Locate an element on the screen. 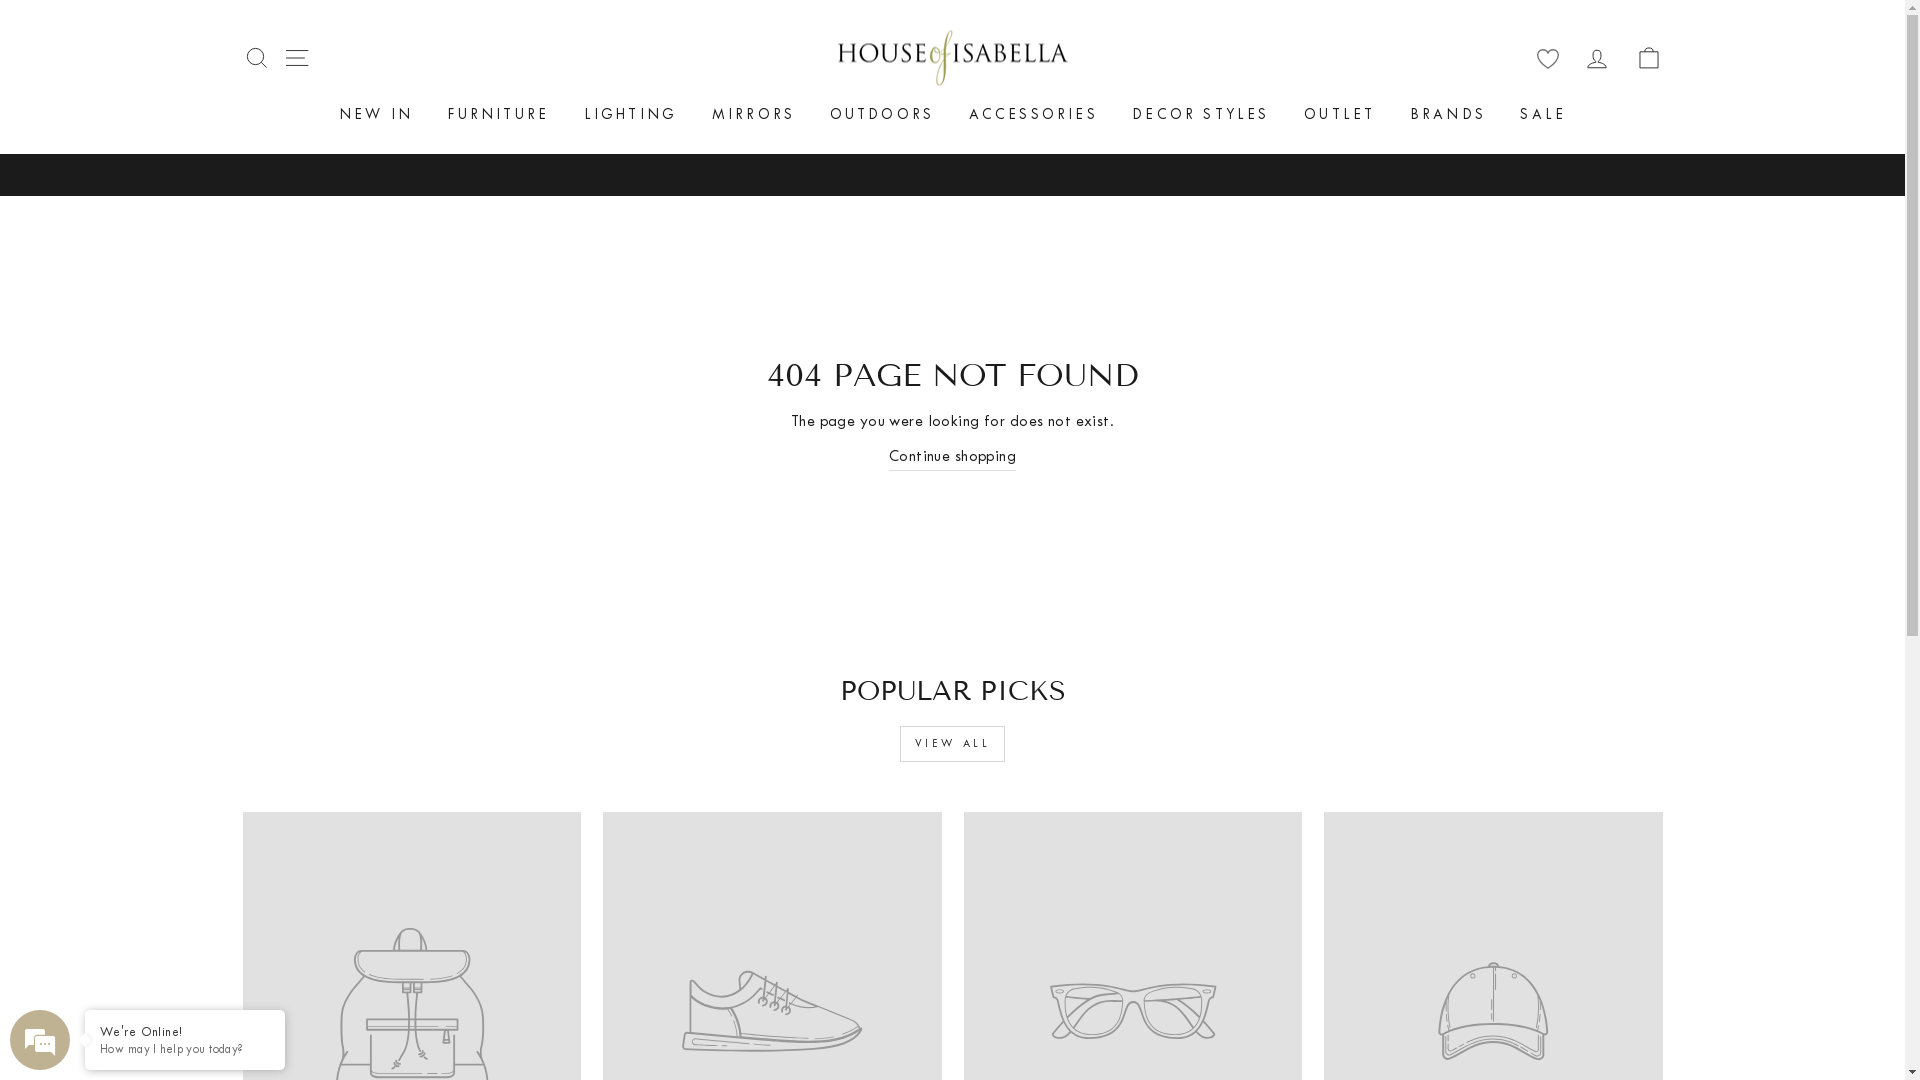  'SEARCH' is located at coordinates (254, 56).